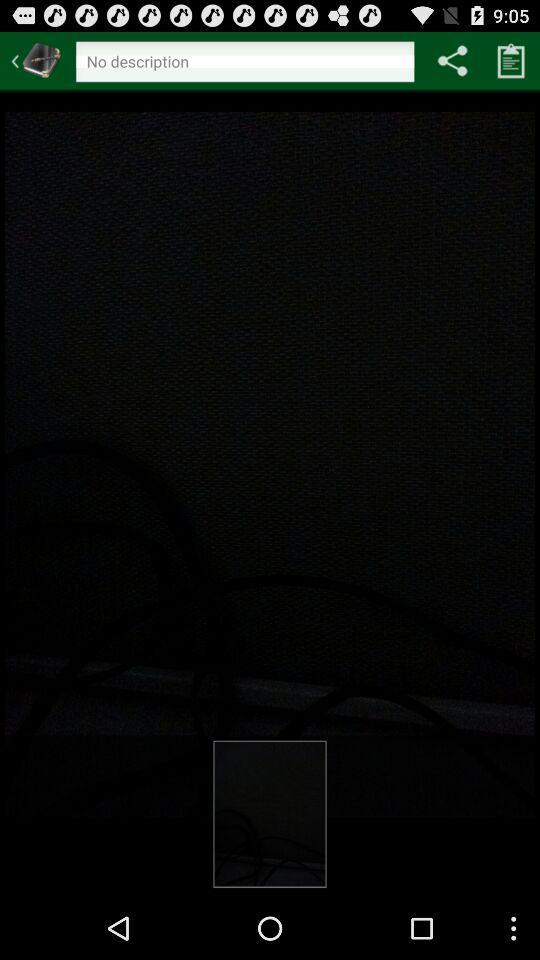  I want to click on share this content, so click(452, 59).